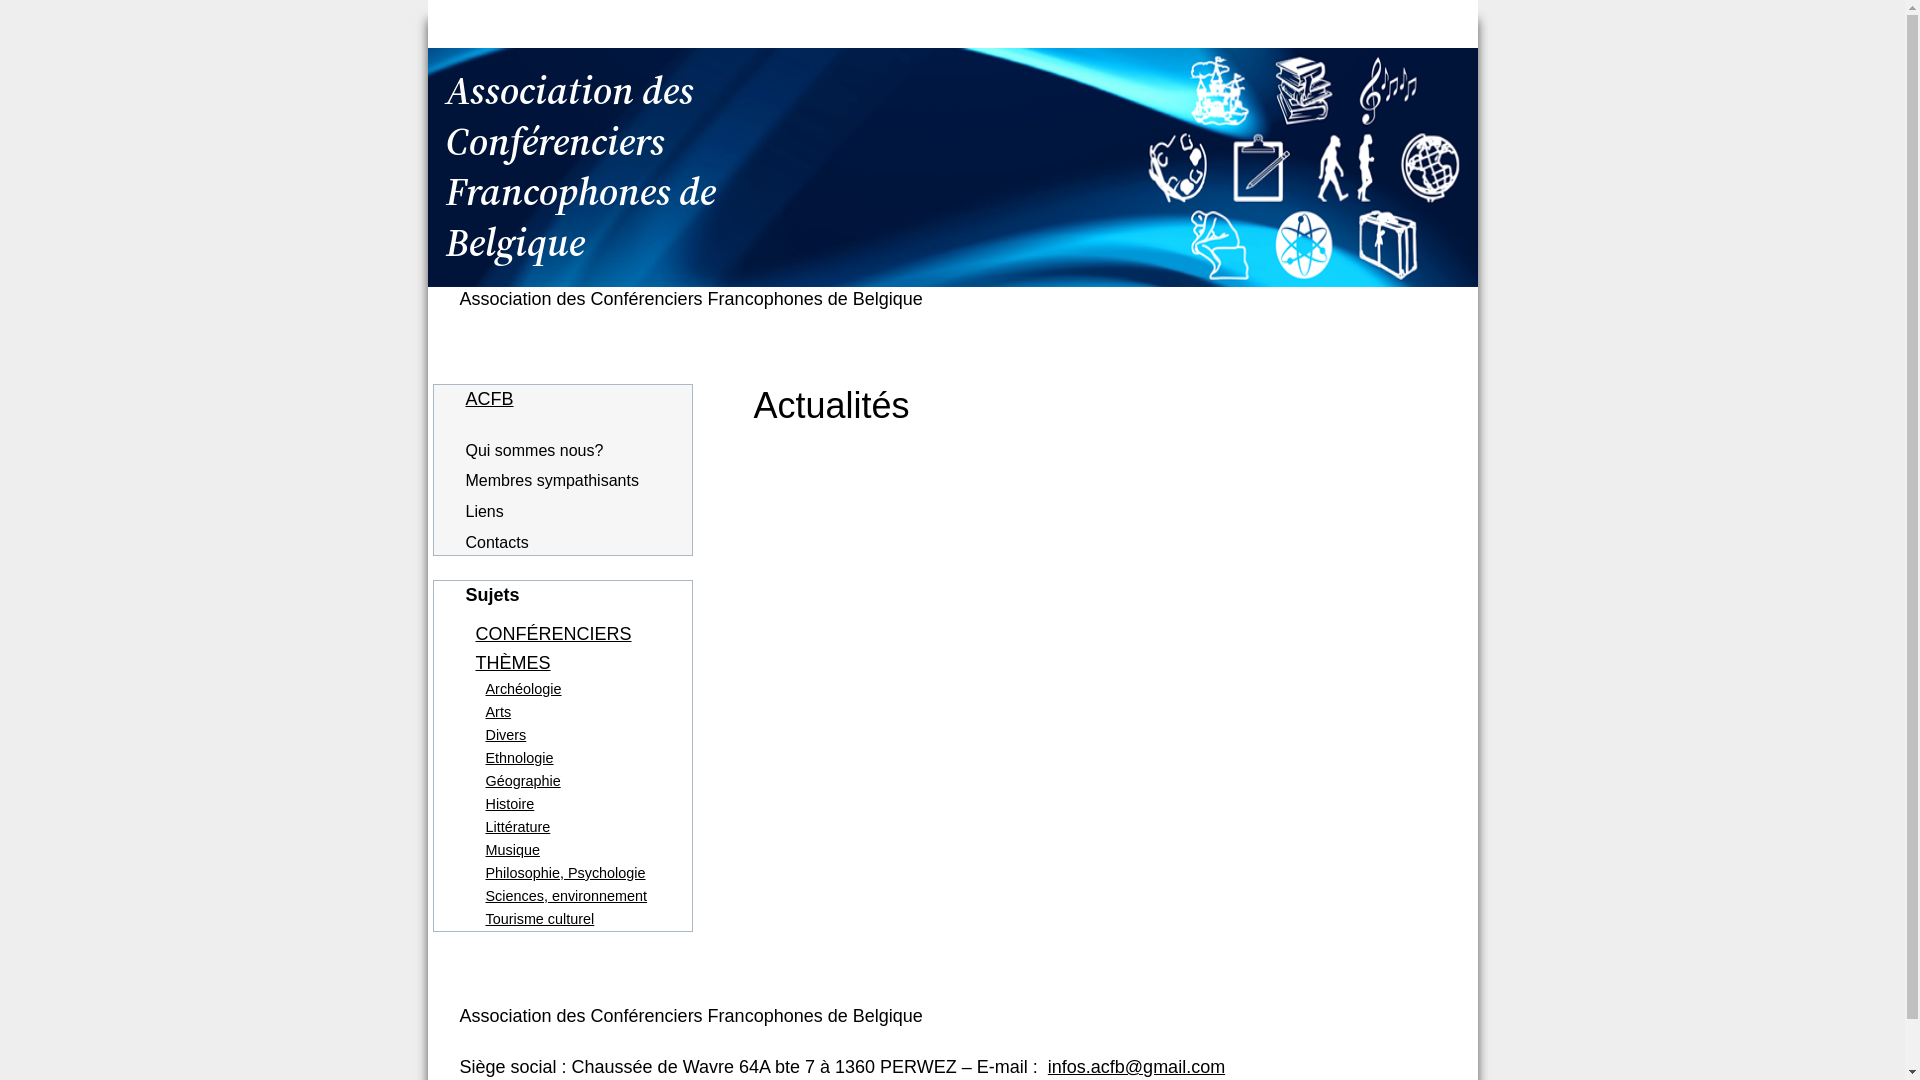 The width and height of the screenshot is (1920, 1080). What do you see at coordinates (534, 451) in the screenshot?
I see `'Qui sommes nous?'` at bounding box center [534, 451].